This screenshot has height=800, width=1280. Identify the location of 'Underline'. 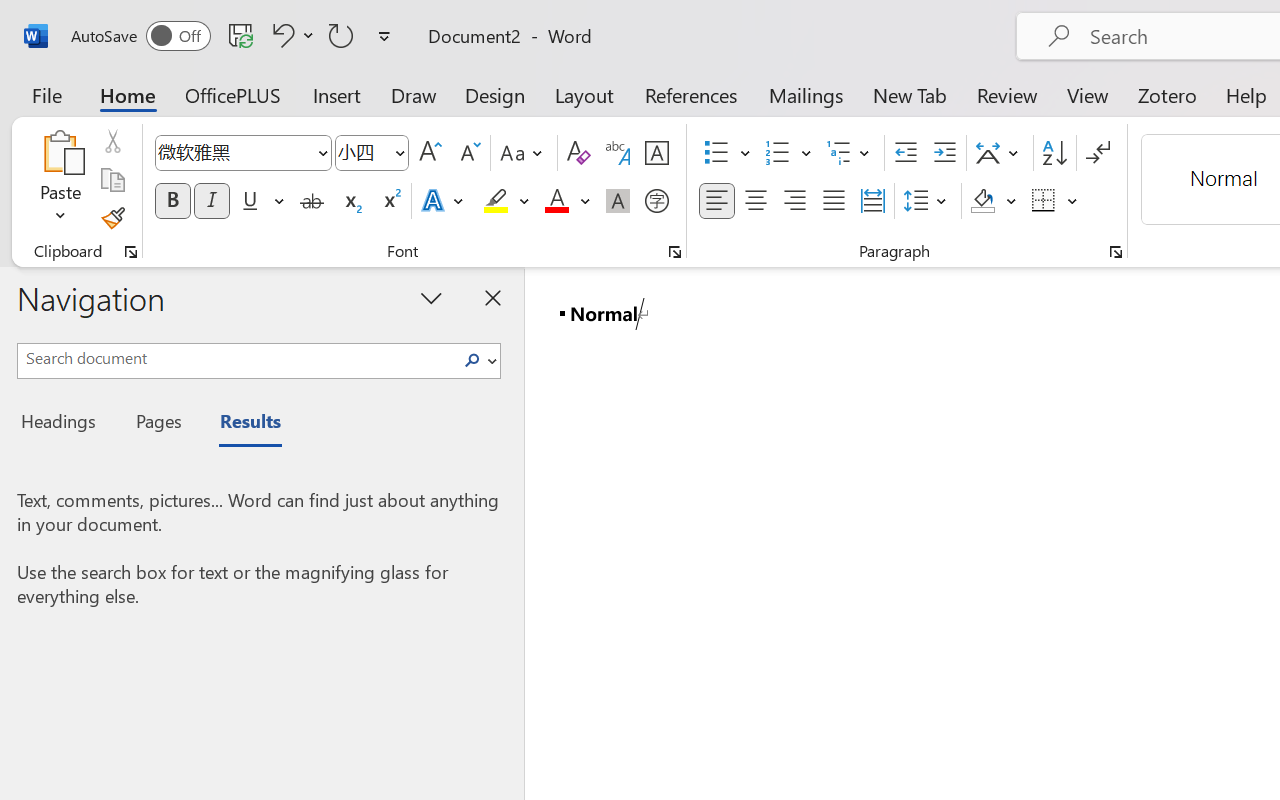
(260, 201).